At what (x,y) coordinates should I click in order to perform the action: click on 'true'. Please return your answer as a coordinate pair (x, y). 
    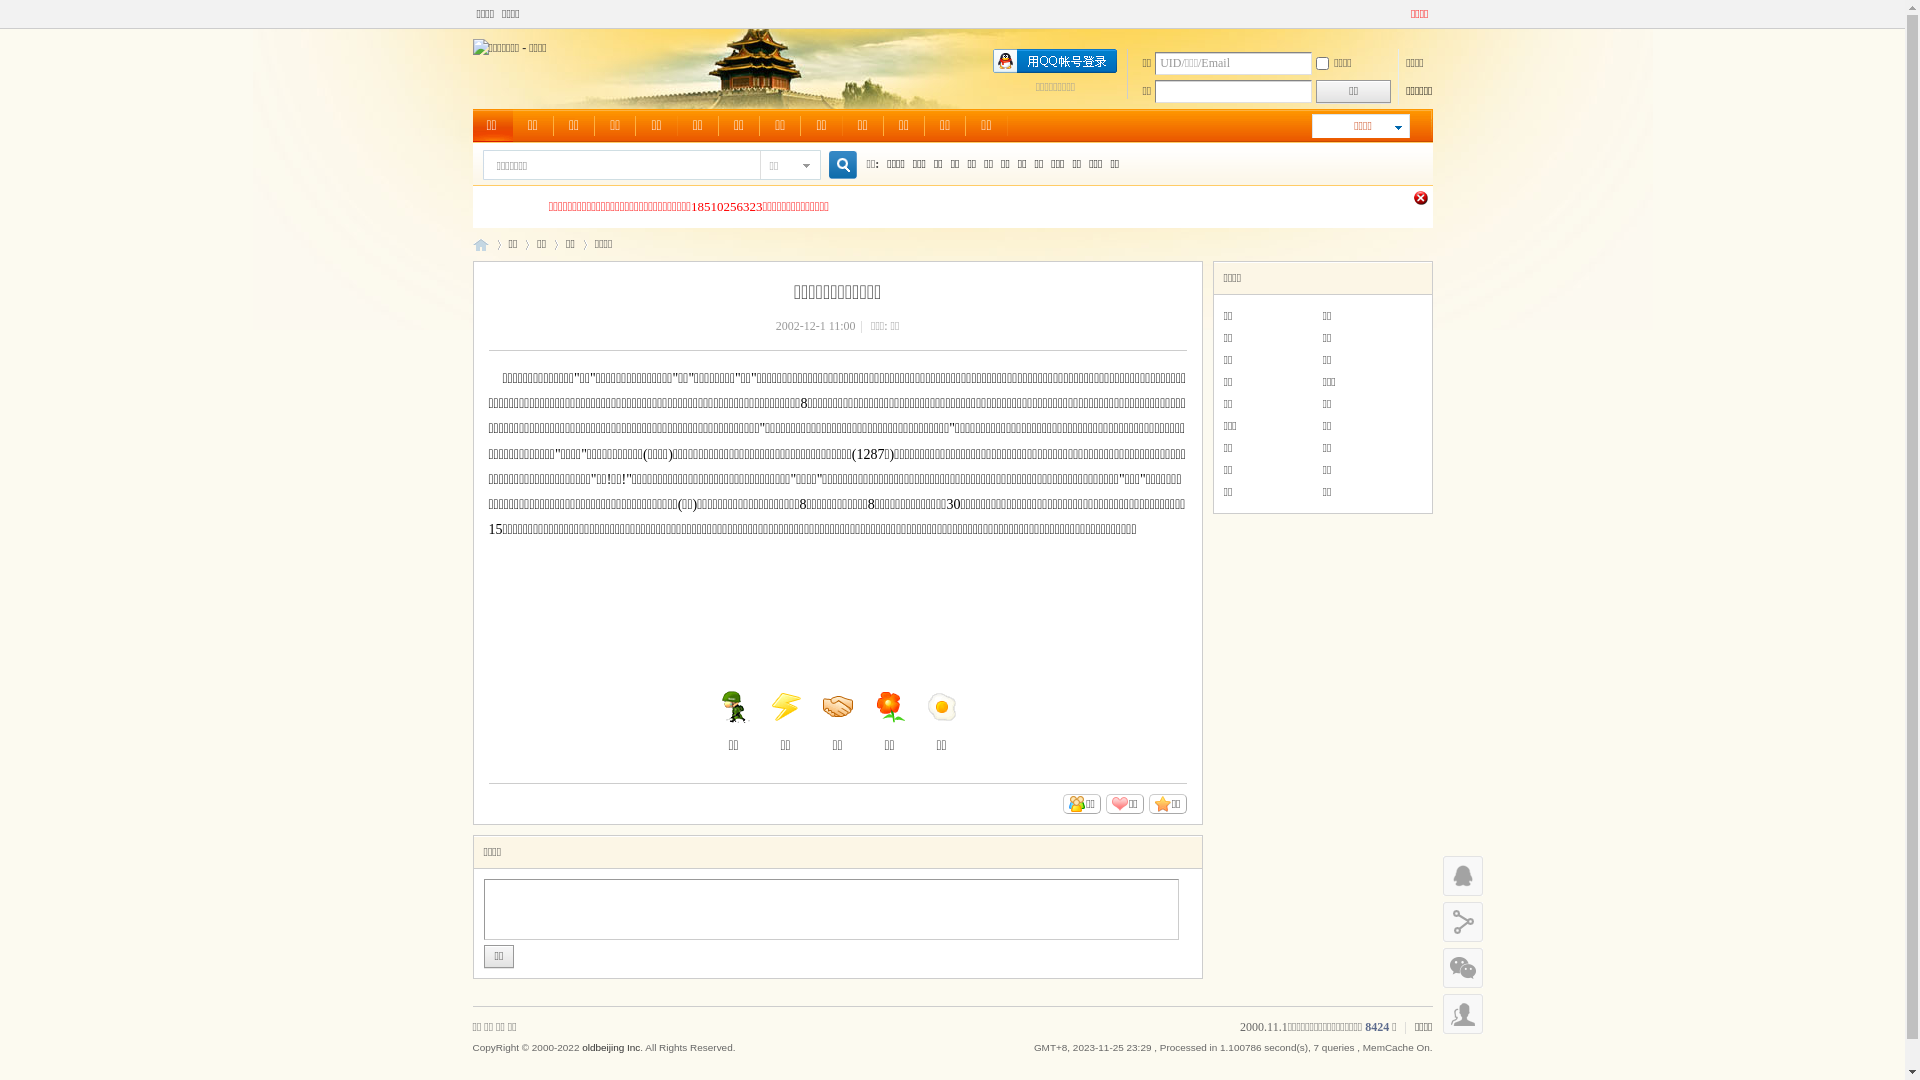
    Looking at the image, I should click on (834, 164).